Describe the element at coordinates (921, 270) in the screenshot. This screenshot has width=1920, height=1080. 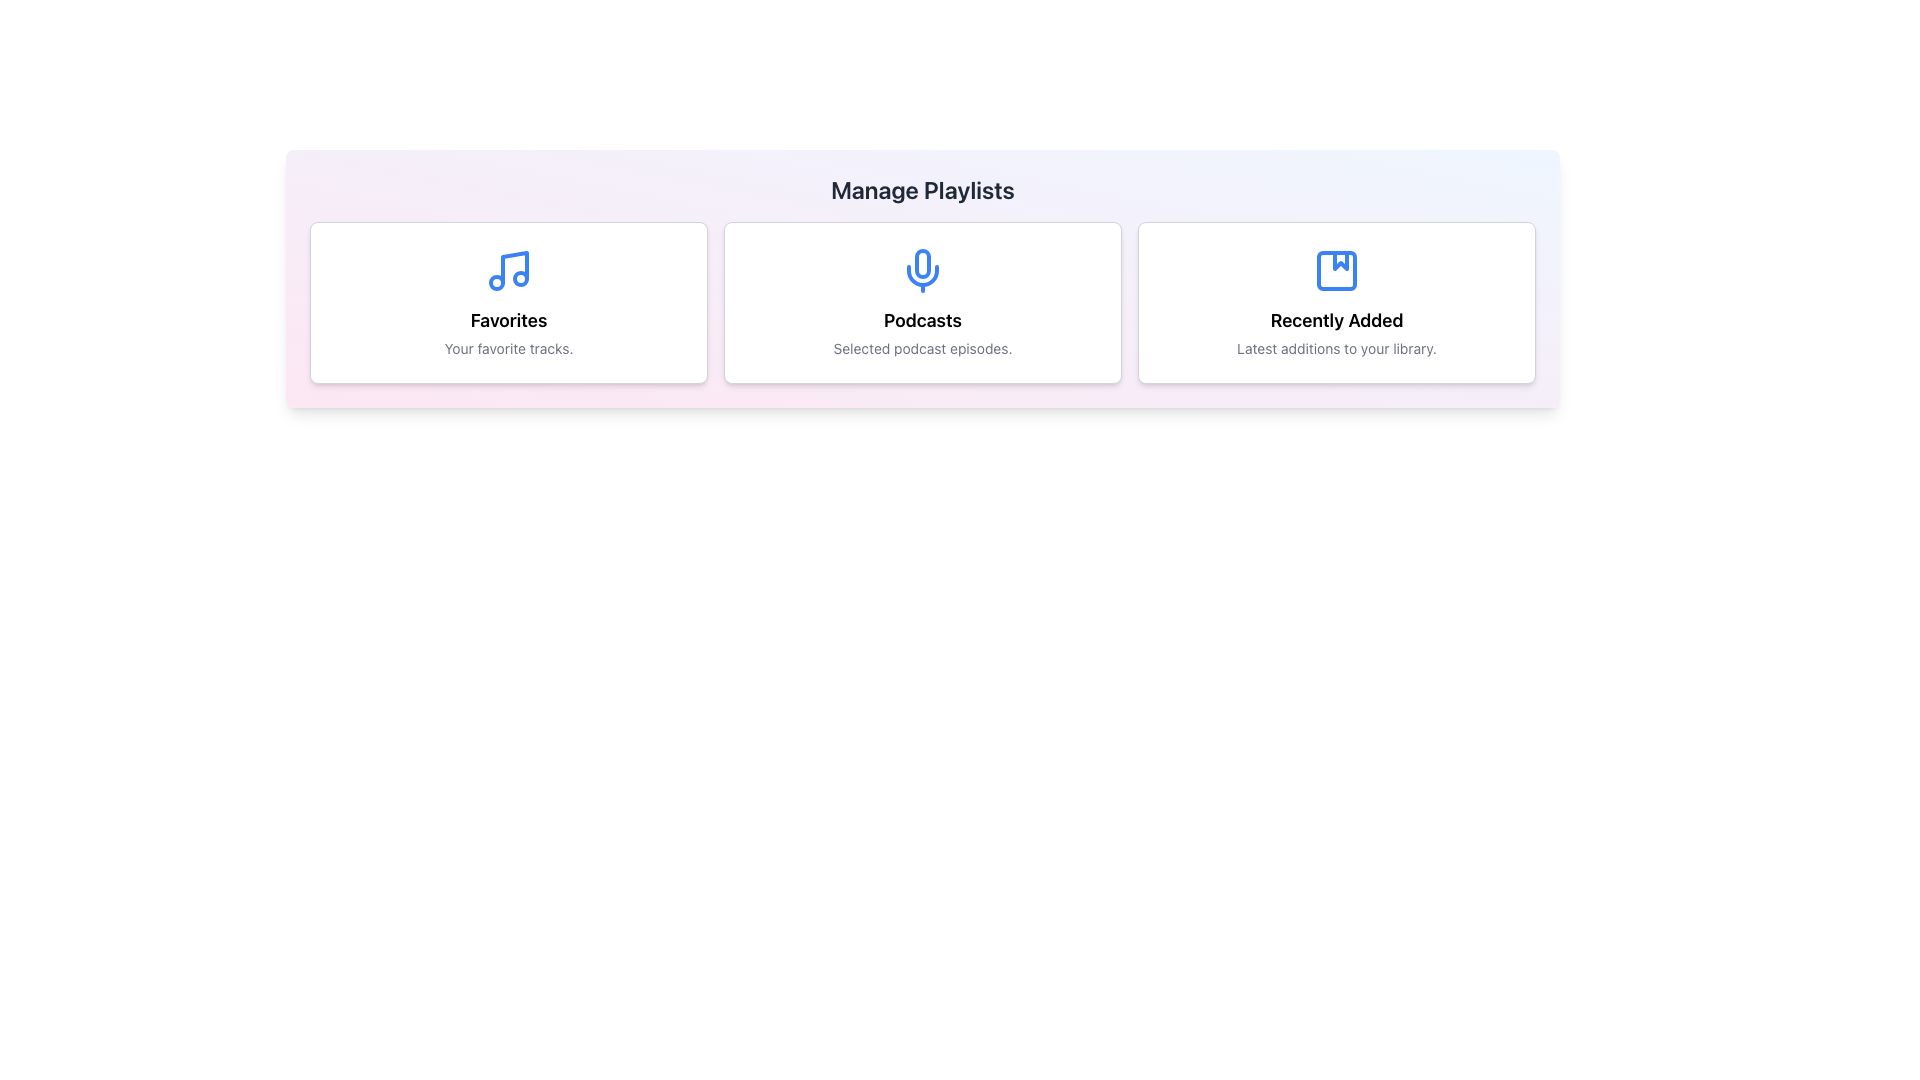
I see `the blue microphone icon located at the top-center of the interface, within the white card labeled 'Podcasts'` at that location.